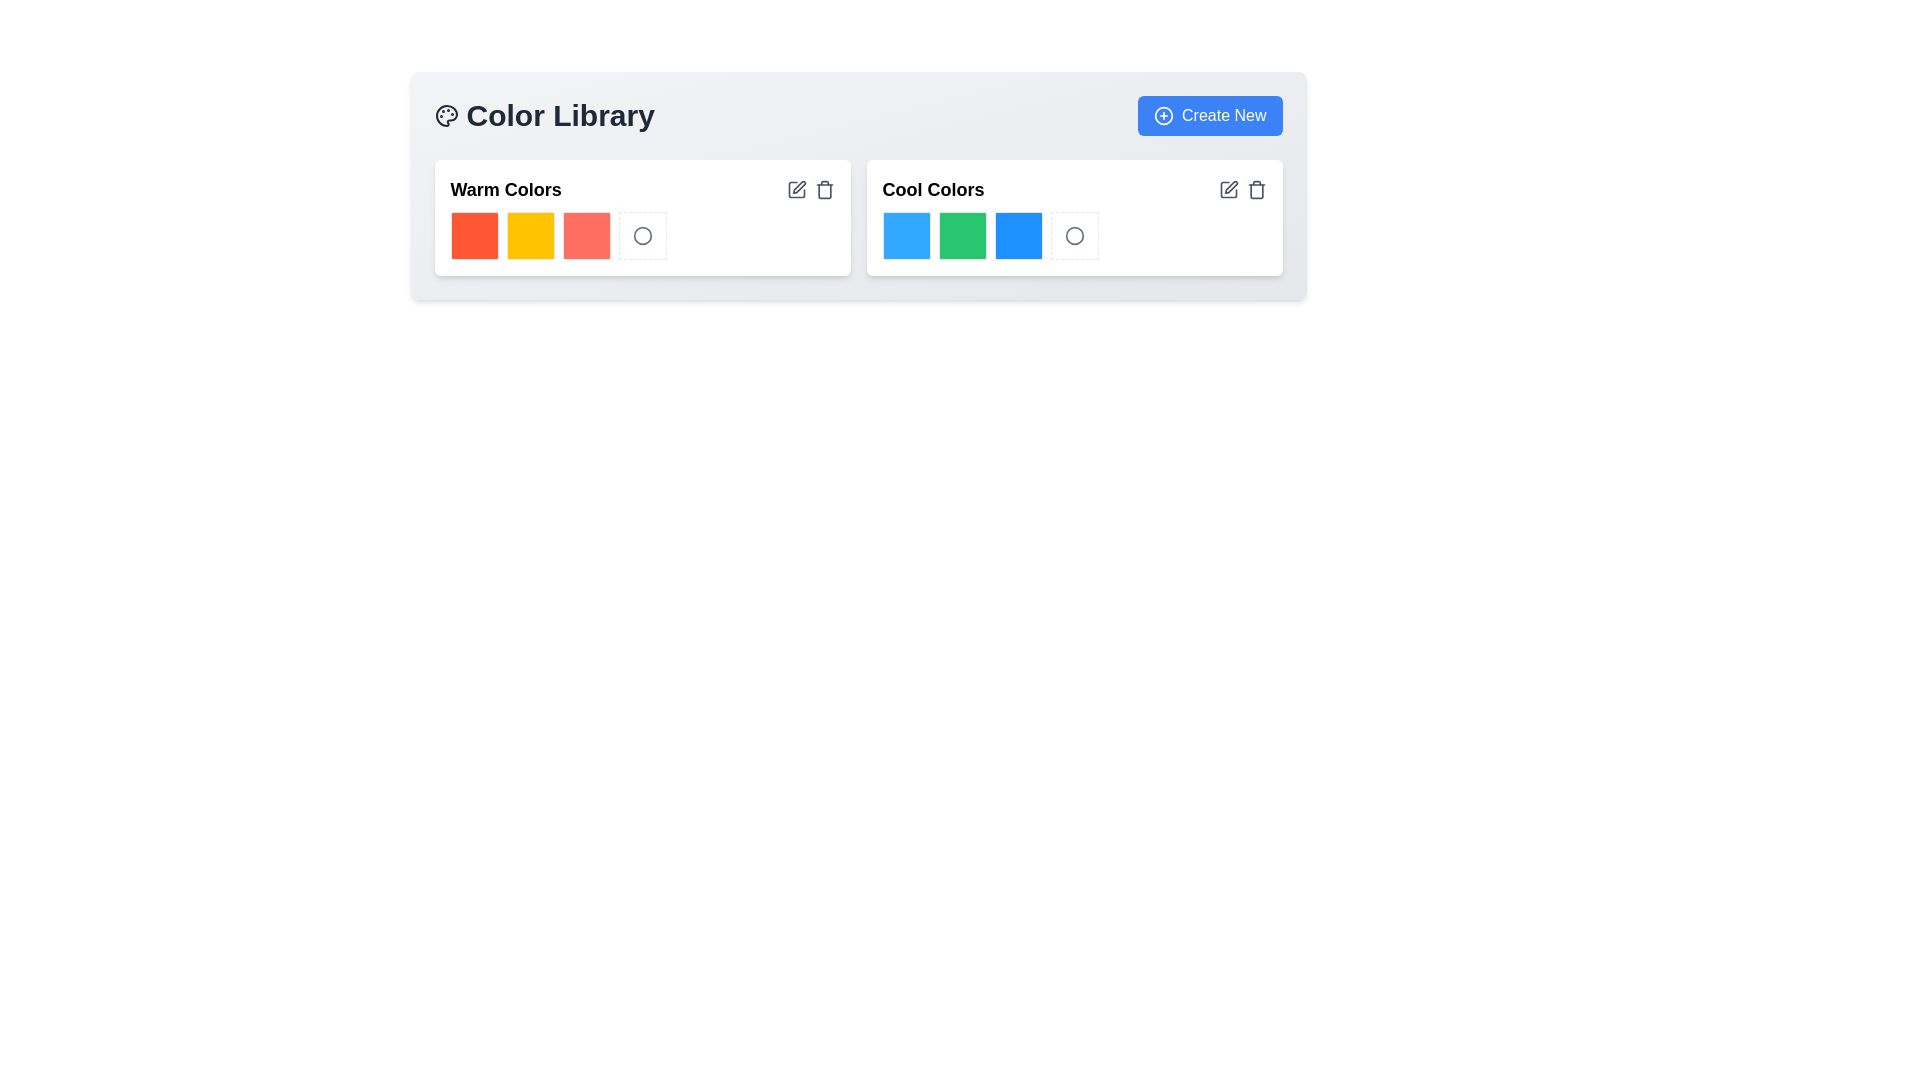 Image resolution: width=1920 pixels, height=1080 pixels. Describe the element at coordinates (795, 189) in the screenshot. I see `the pencil icon button located in the upper-right corner of the 'Warm Colors' section to initiate an action` at that location.